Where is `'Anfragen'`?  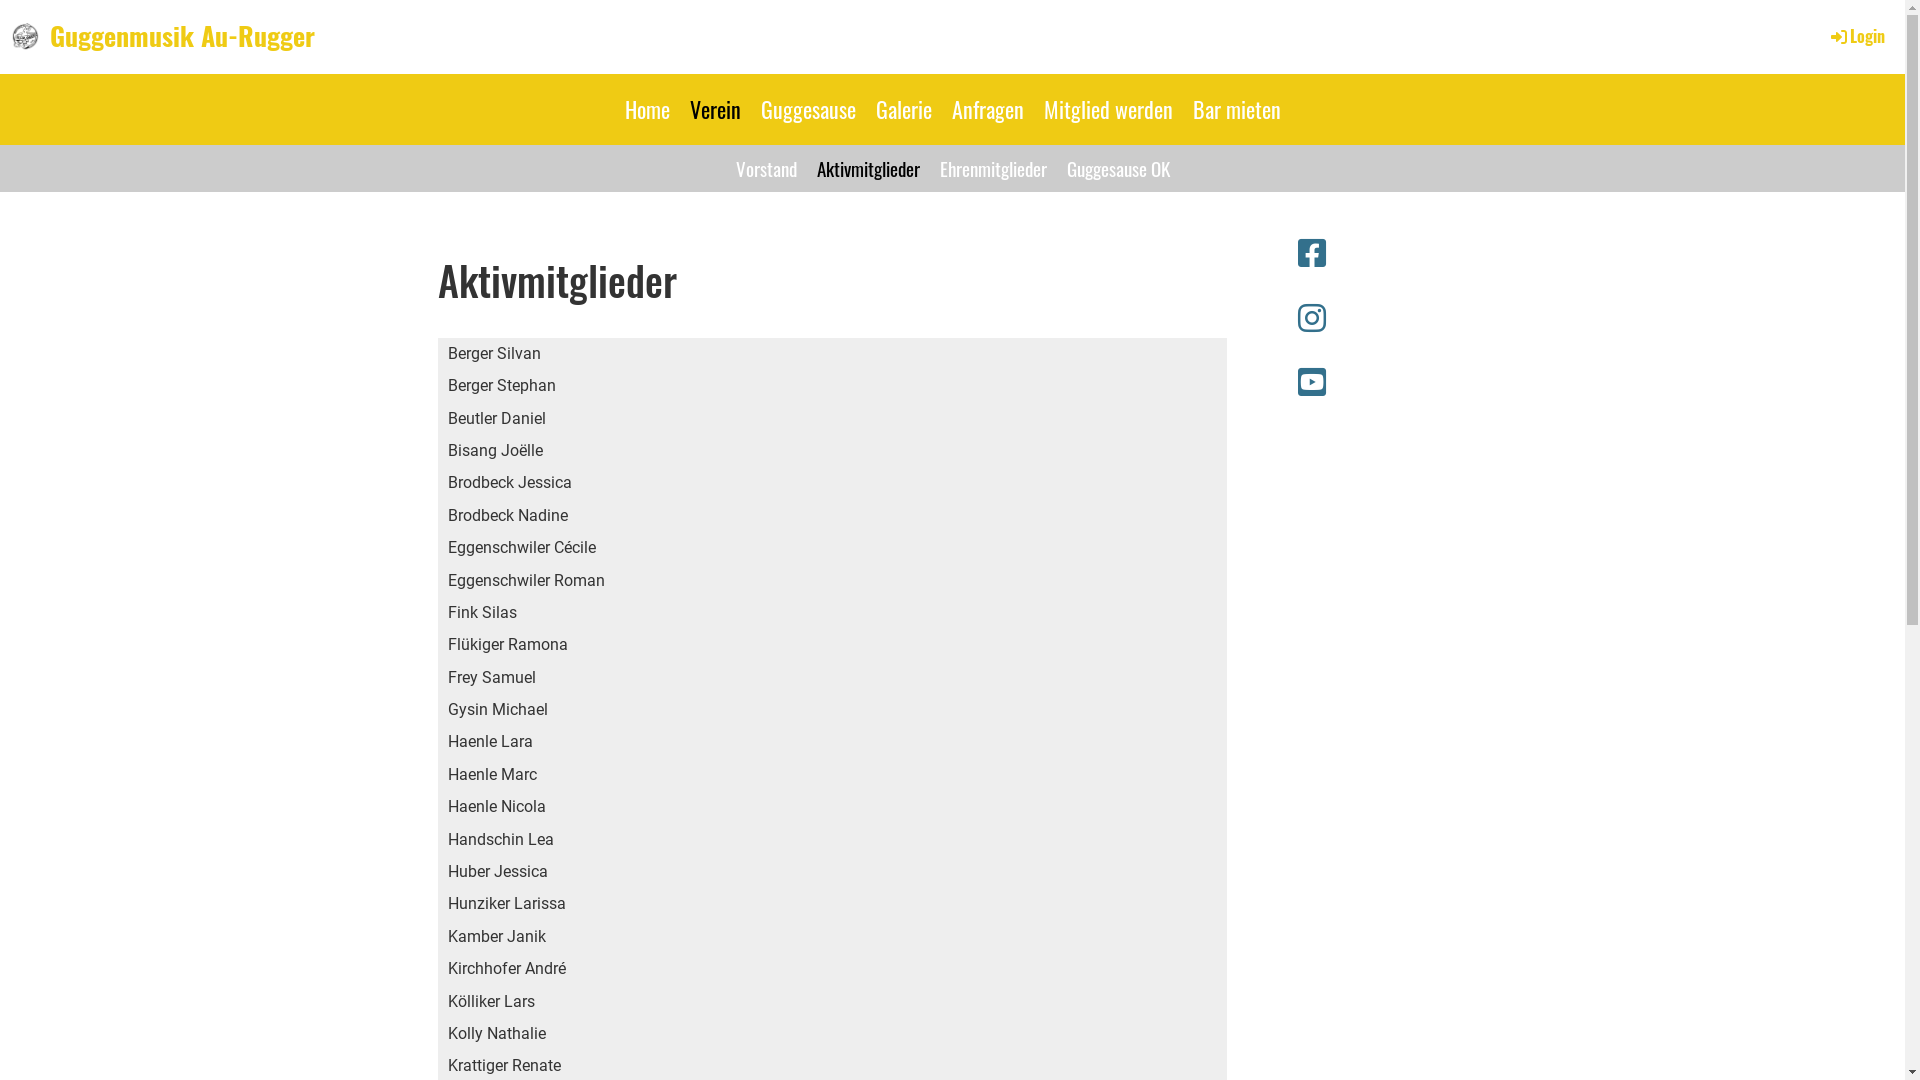 'Anfragen' is located at coordinates (988, 109).